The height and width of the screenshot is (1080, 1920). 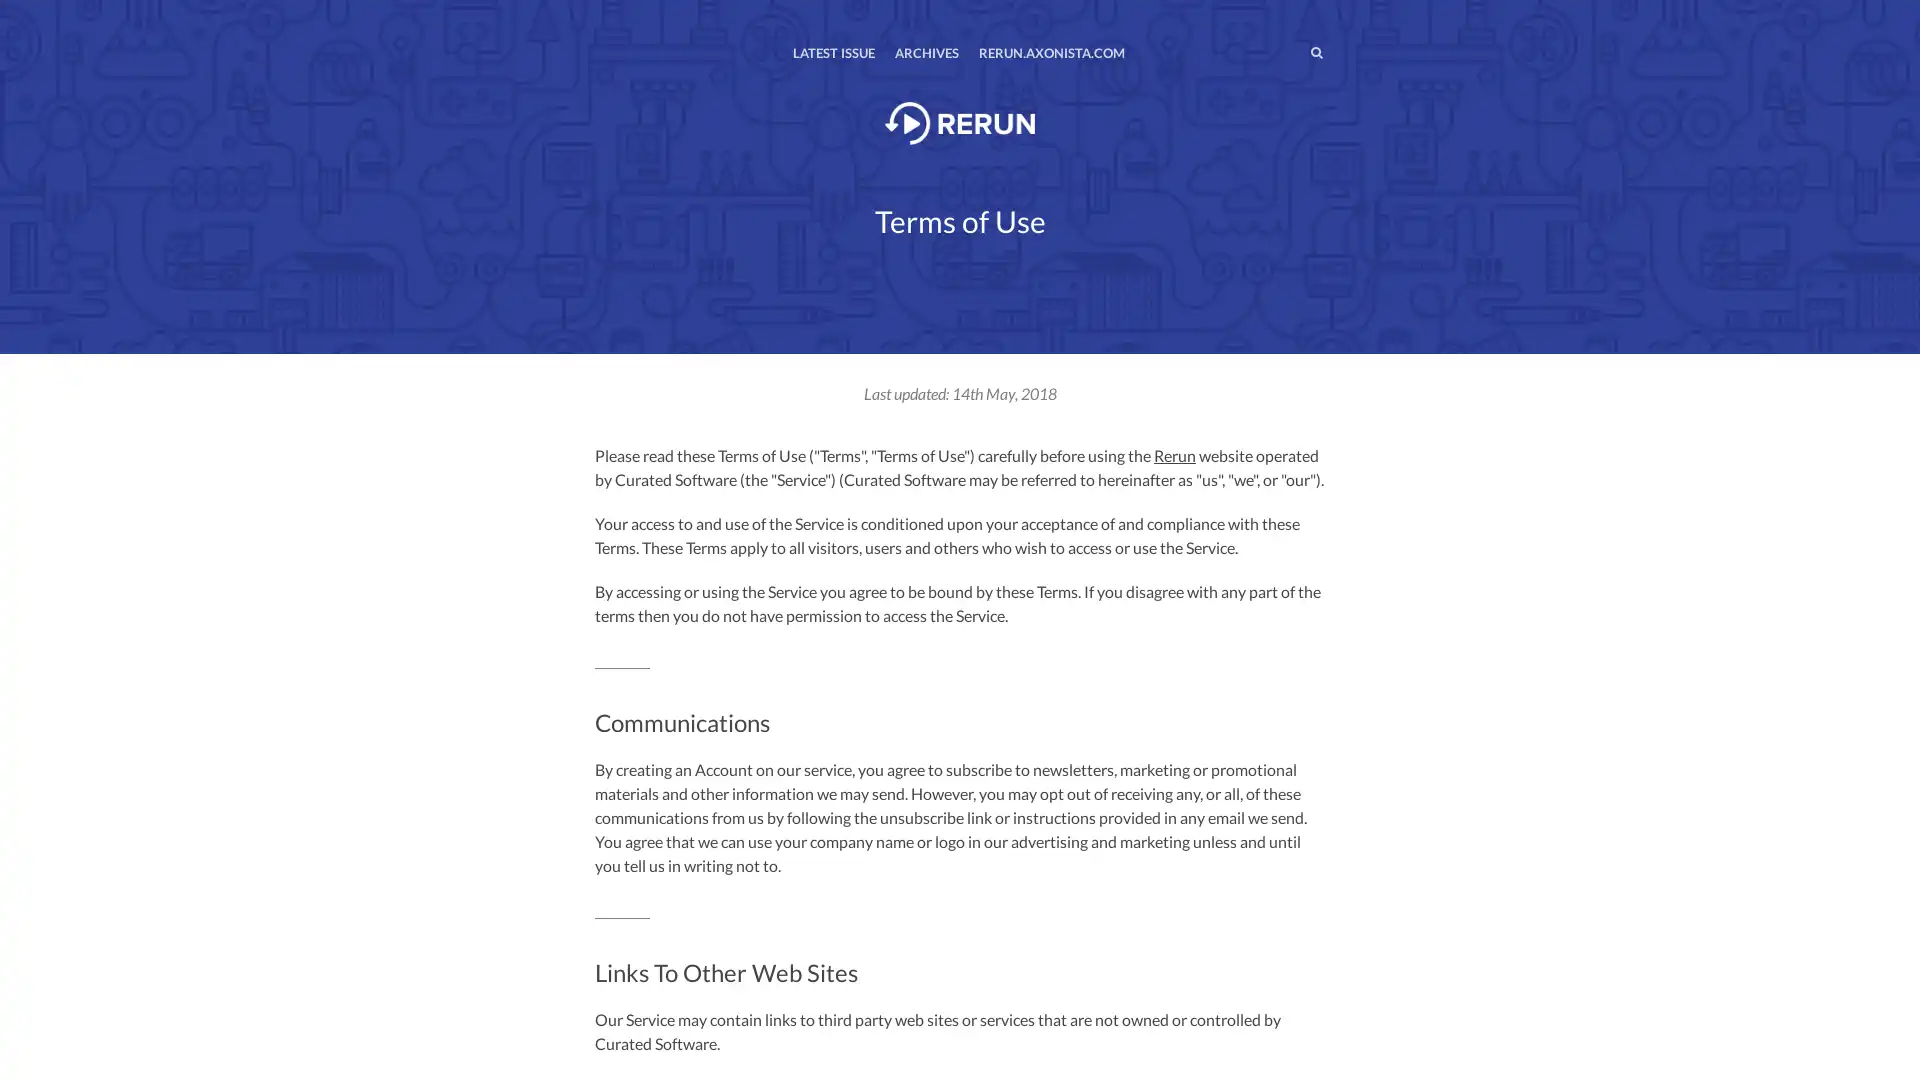 I want to click on TOGGLE MENU, so click(x=598, y=14).